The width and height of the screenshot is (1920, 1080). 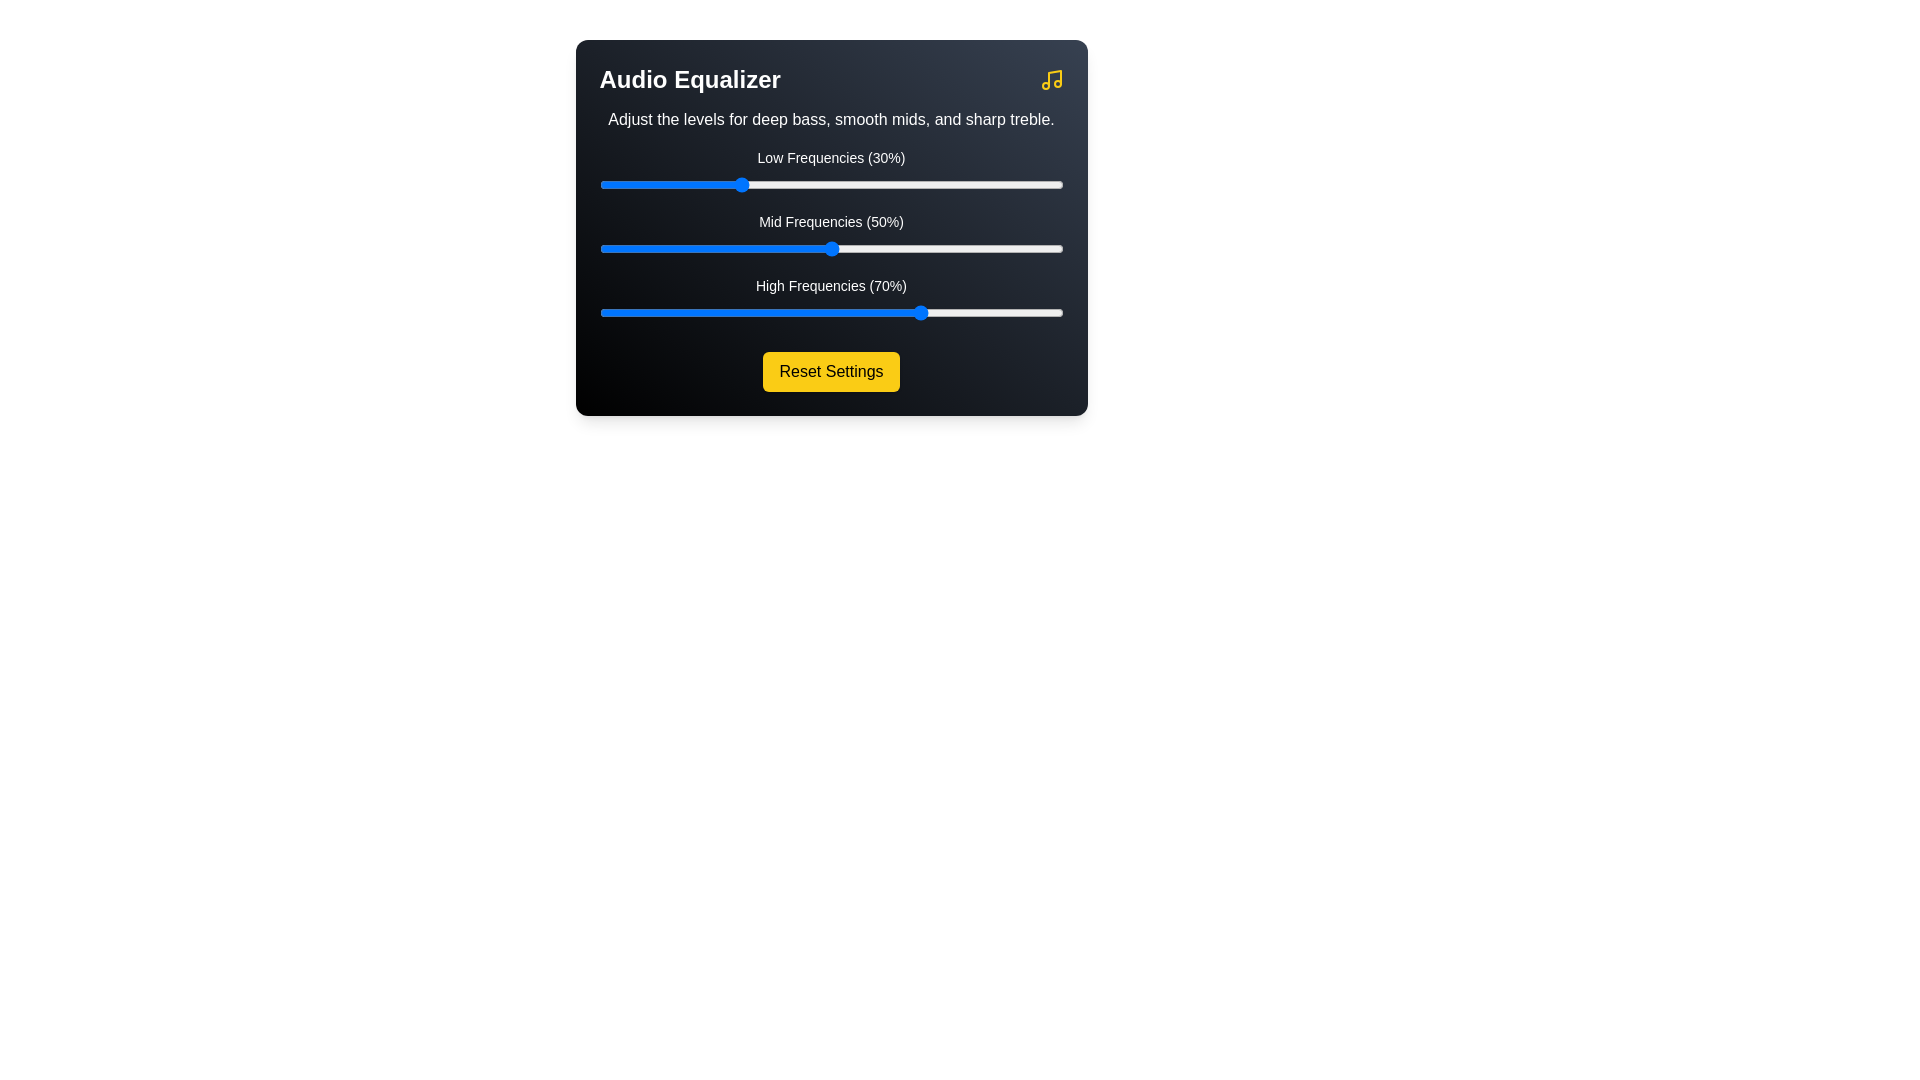 What do you see at coordinates (831, 371) in the screenshot?
I see `the 'Reset Settings' button to reset the frequencies` at bounding box center [831, 371].